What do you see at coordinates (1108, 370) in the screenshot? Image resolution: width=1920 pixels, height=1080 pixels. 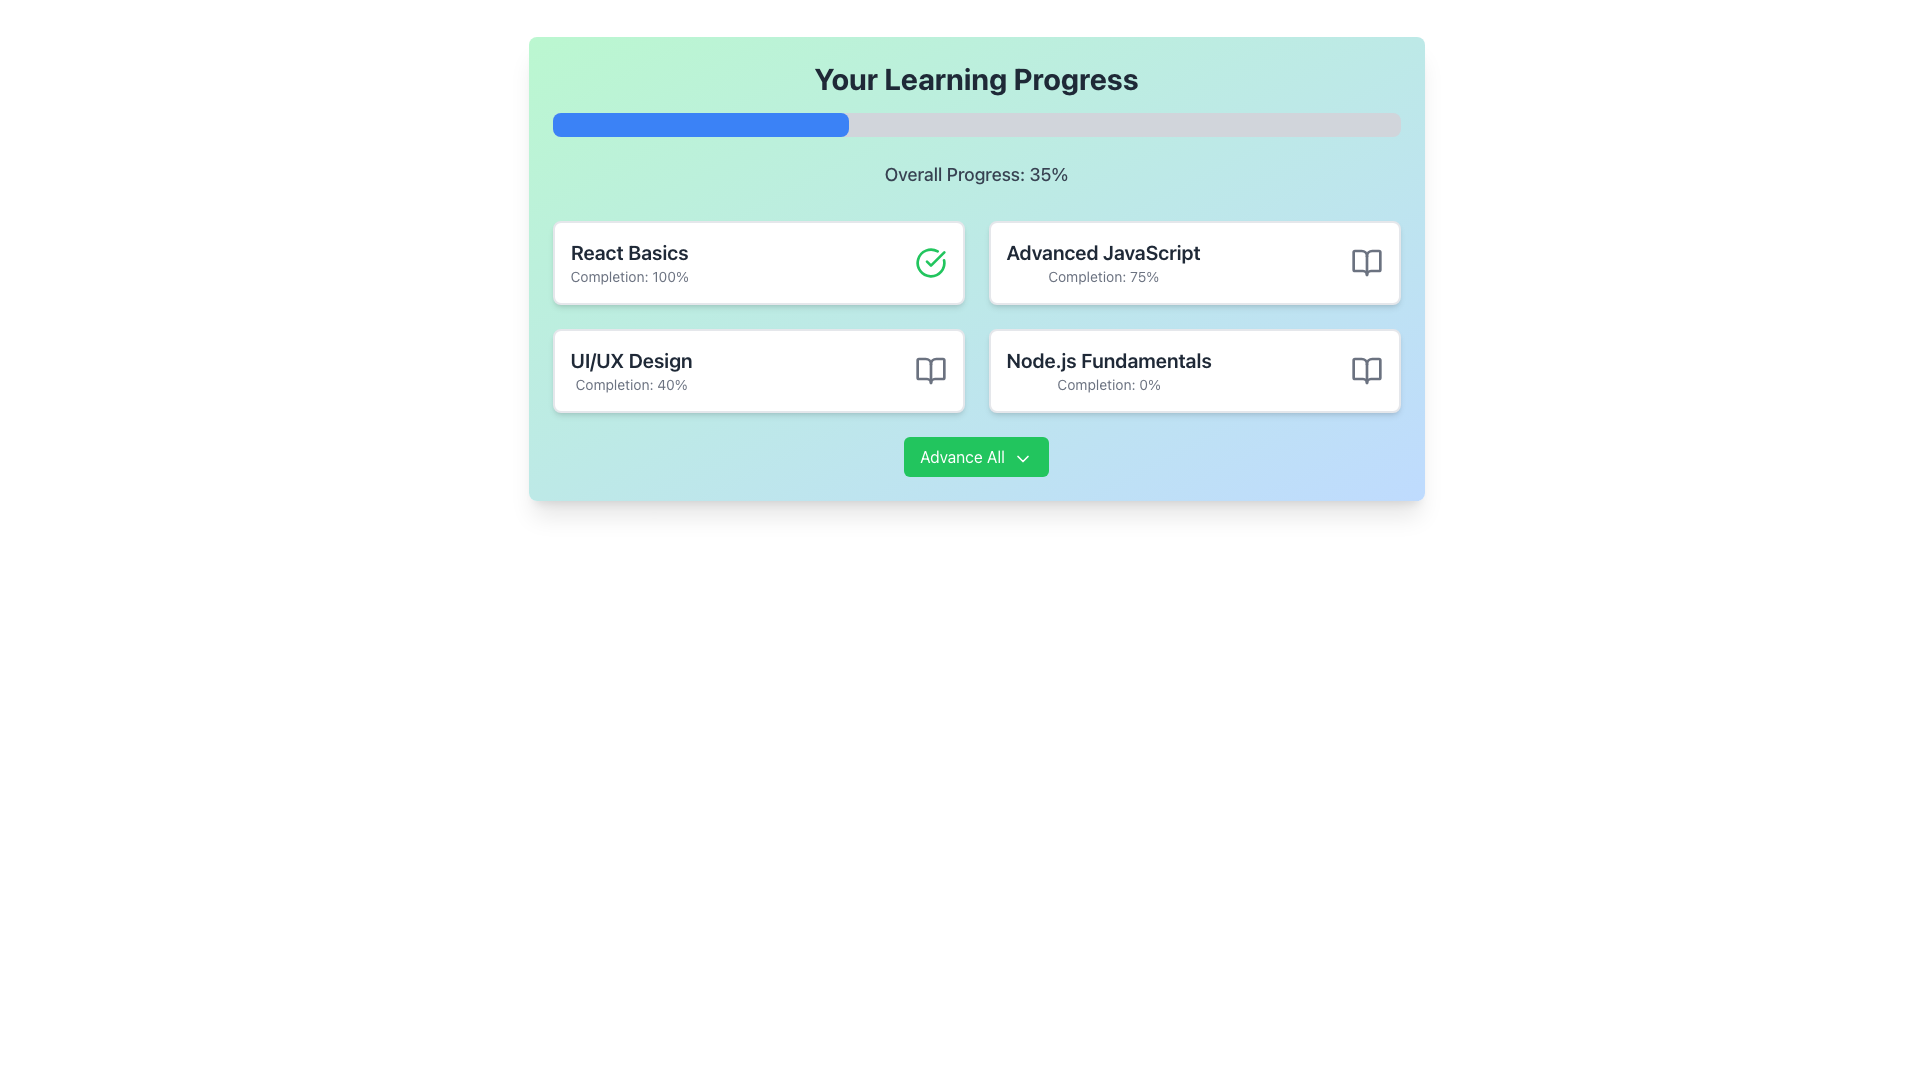 I see `the Text display element that shows 'Node.js Fundamentals' and 'Completion: 0%' within the 'Your Learning Progress' section` at bounding box center [1108, 370].